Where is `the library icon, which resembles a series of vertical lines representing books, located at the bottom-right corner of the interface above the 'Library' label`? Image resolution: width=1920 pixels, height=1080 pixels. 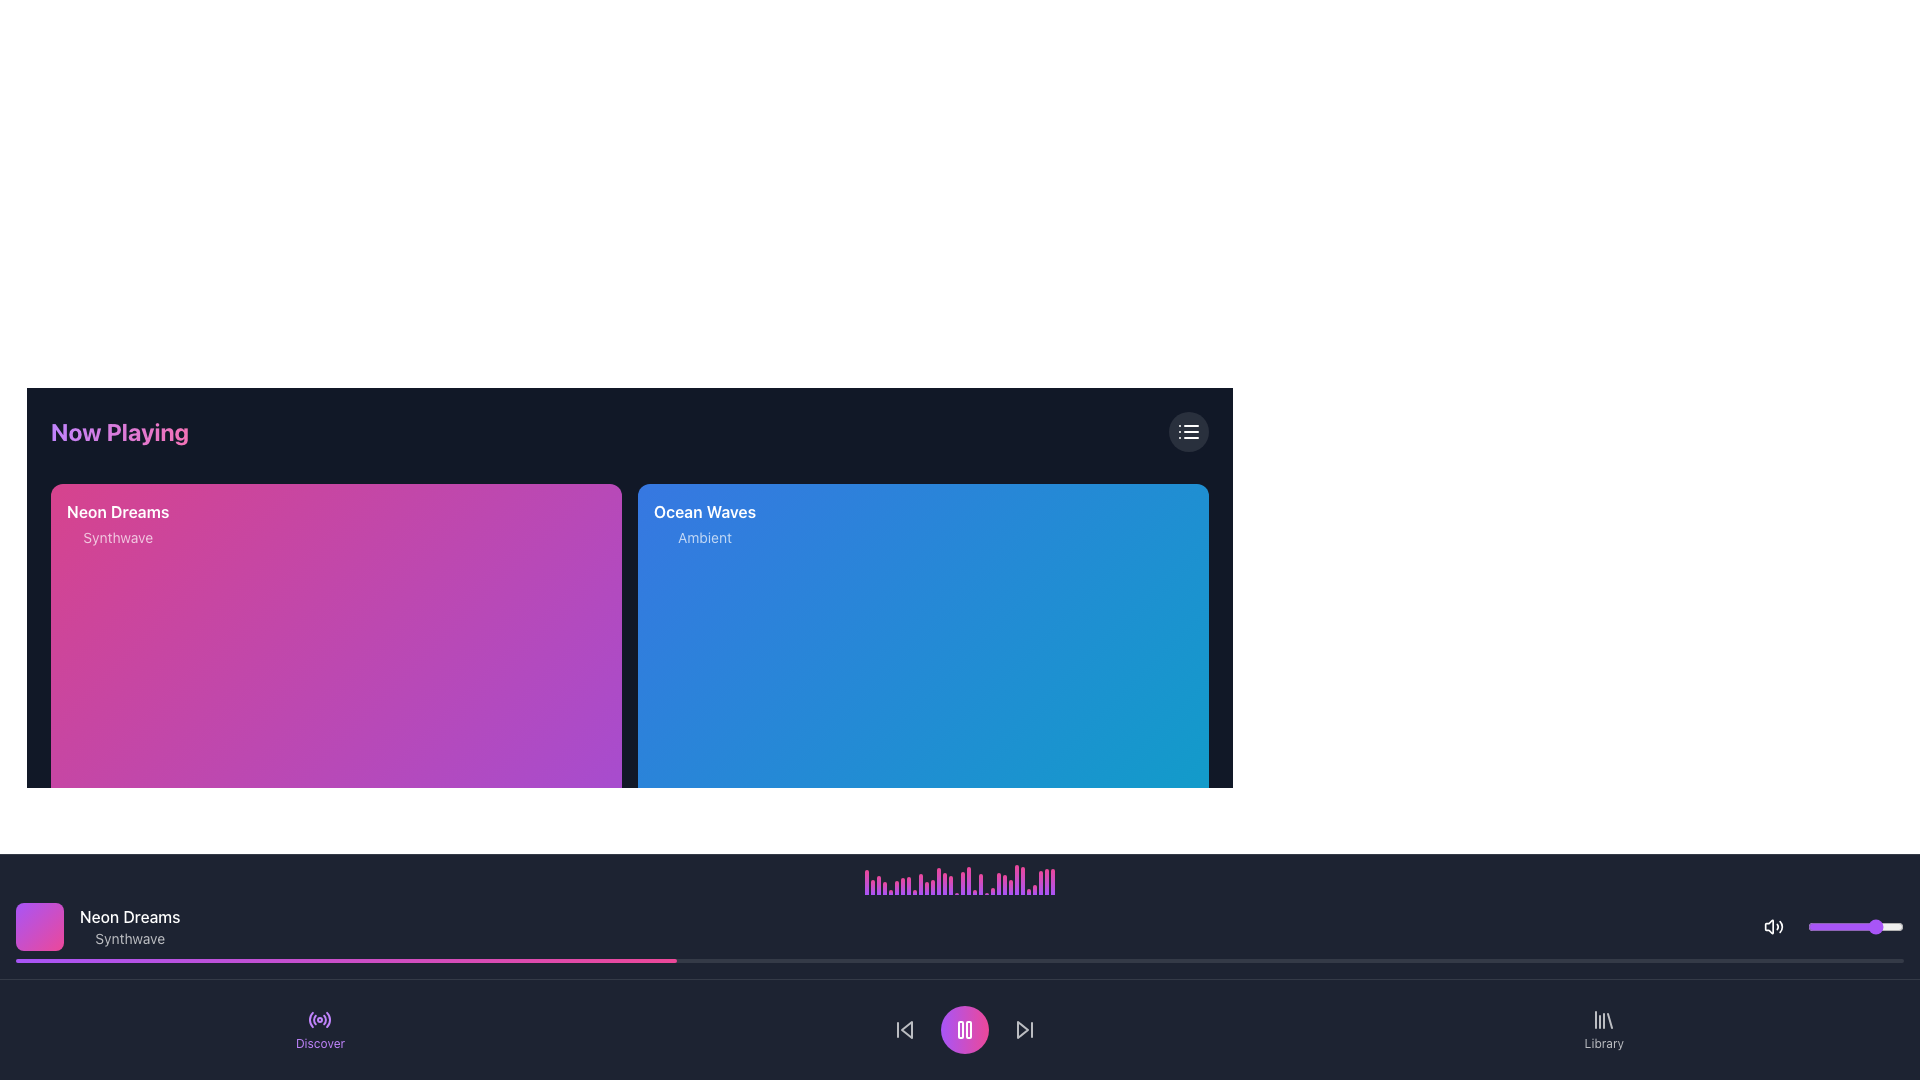 the library icon, which resembles a series of vertical lines representing books, located at the bottom-right corner of the interface above the 'Library' label is located at coordinates (1604, 1019).